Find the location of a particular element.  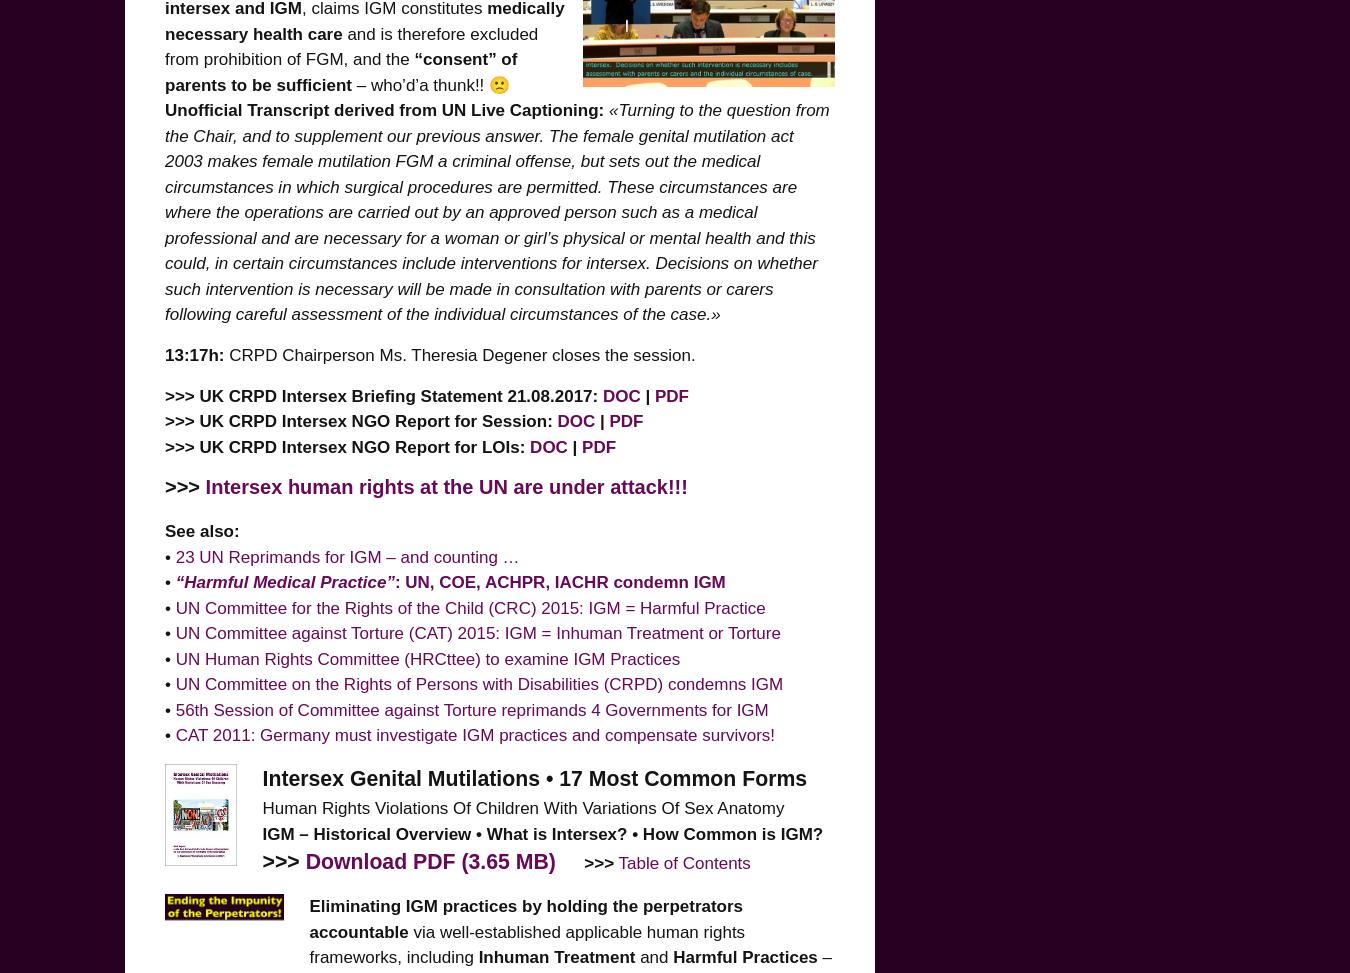

'Eliminating IGM practices by holding the perpetrators accountable' is located at coordinates (308, 917).